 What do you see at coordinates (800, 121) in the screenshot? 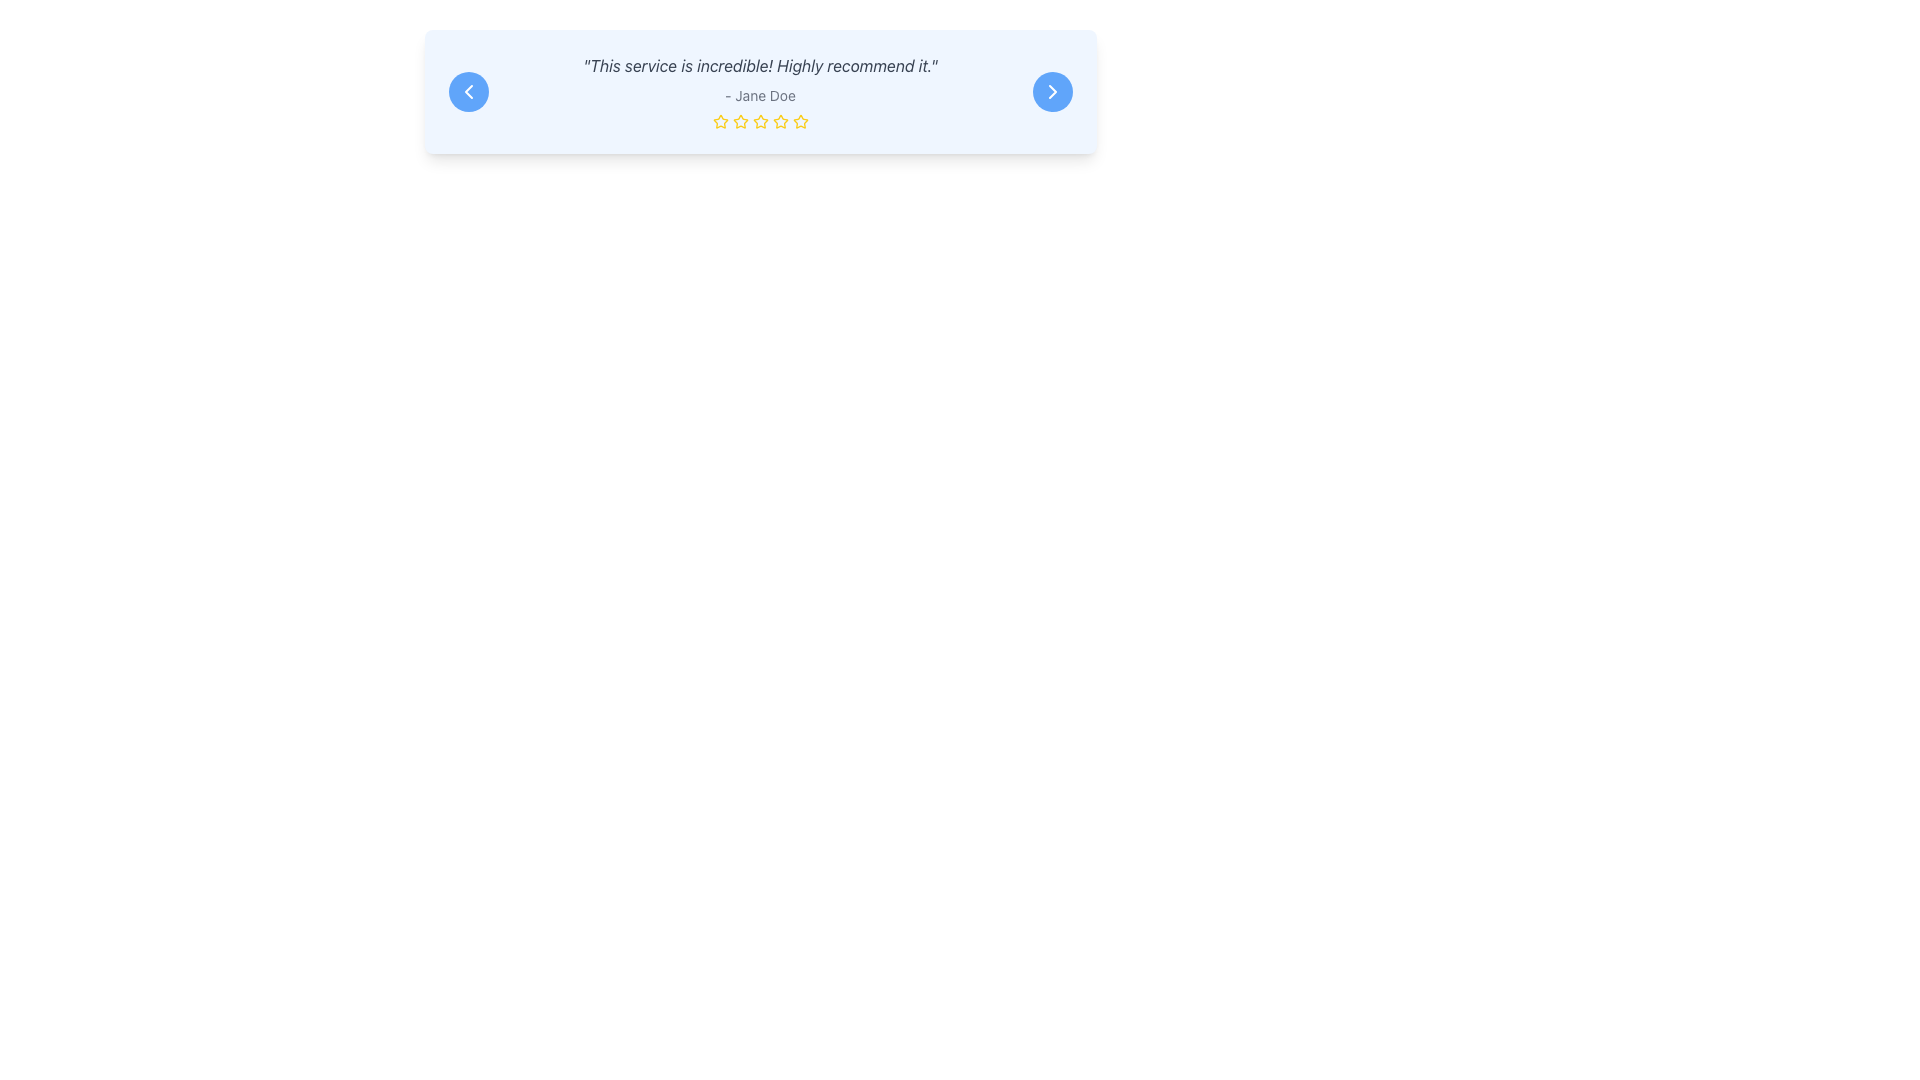
I see `the fourth star icon from the row of five rating stars, which has a golden-yellow outline` at bounding box center [800, 121].